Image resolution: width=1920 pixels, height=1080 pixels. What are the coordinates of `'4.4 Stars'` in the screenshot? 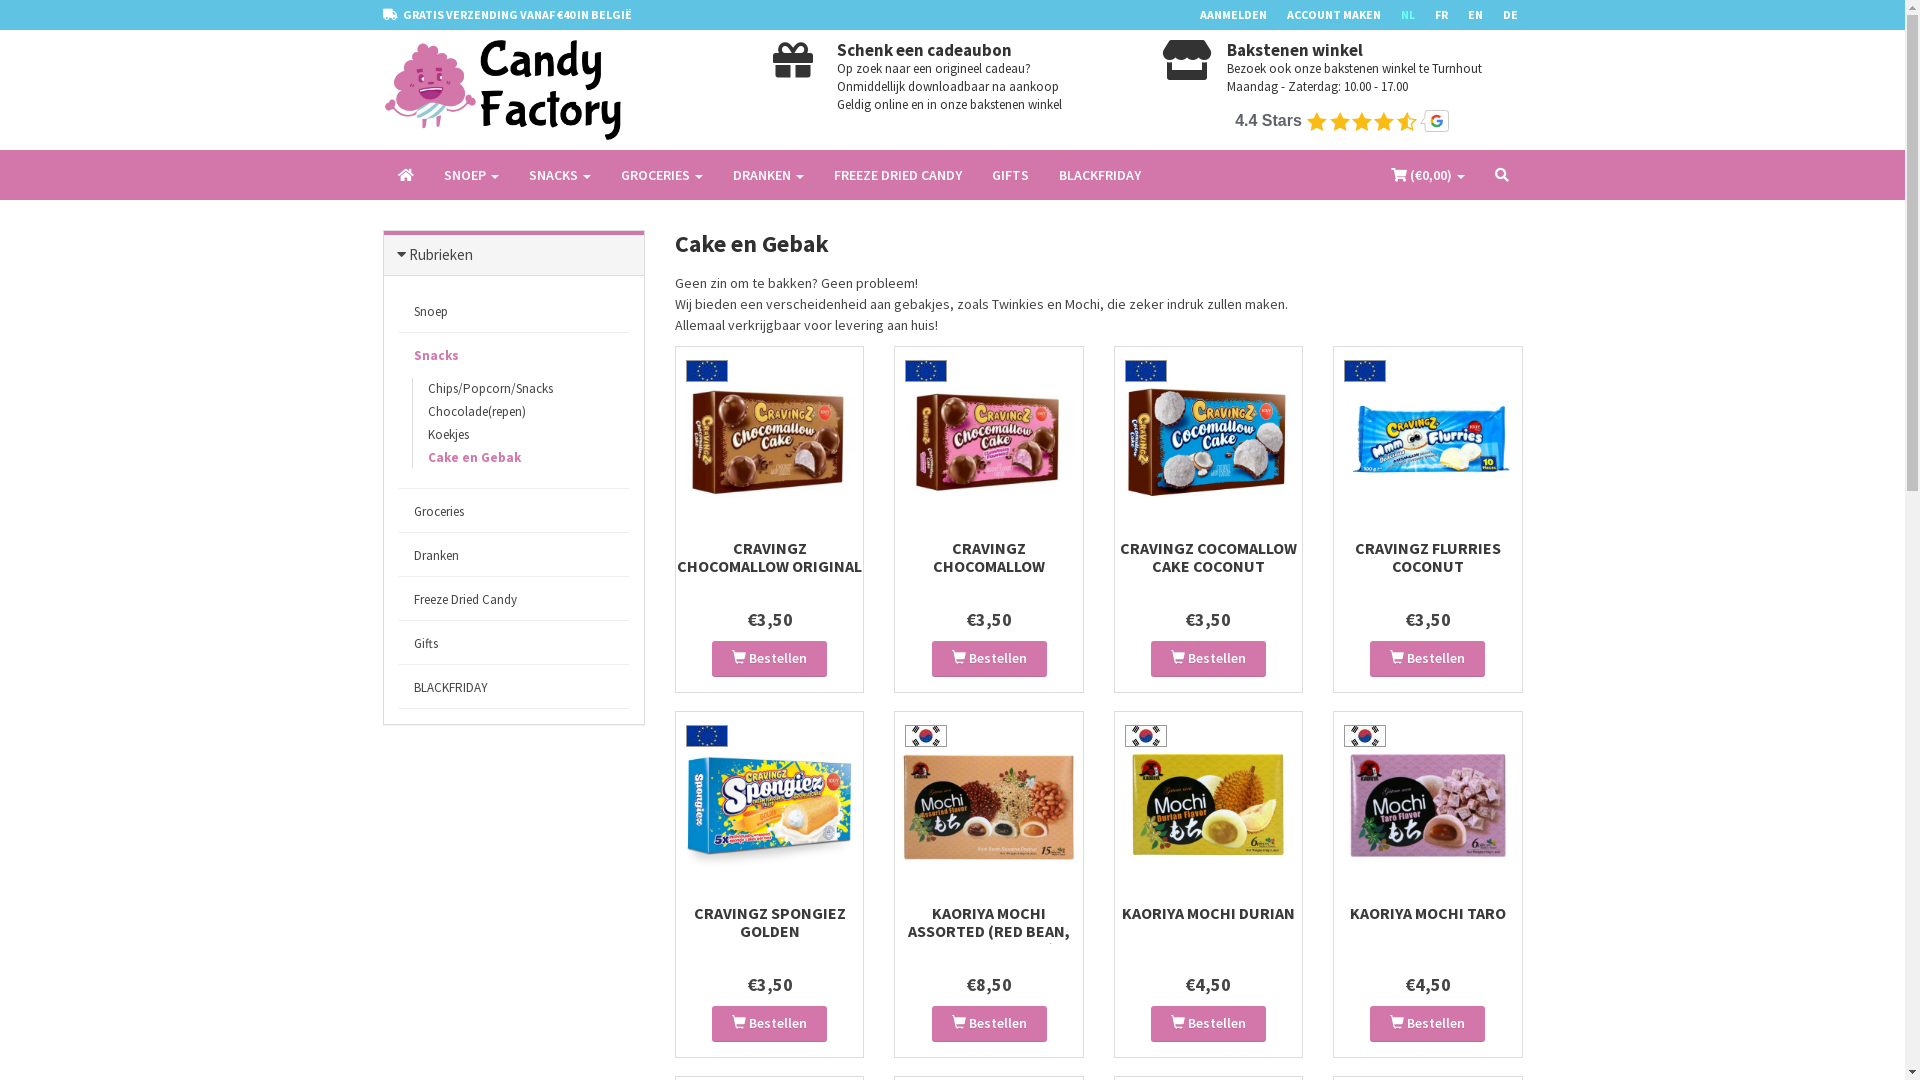 It's located at (1343, 120).